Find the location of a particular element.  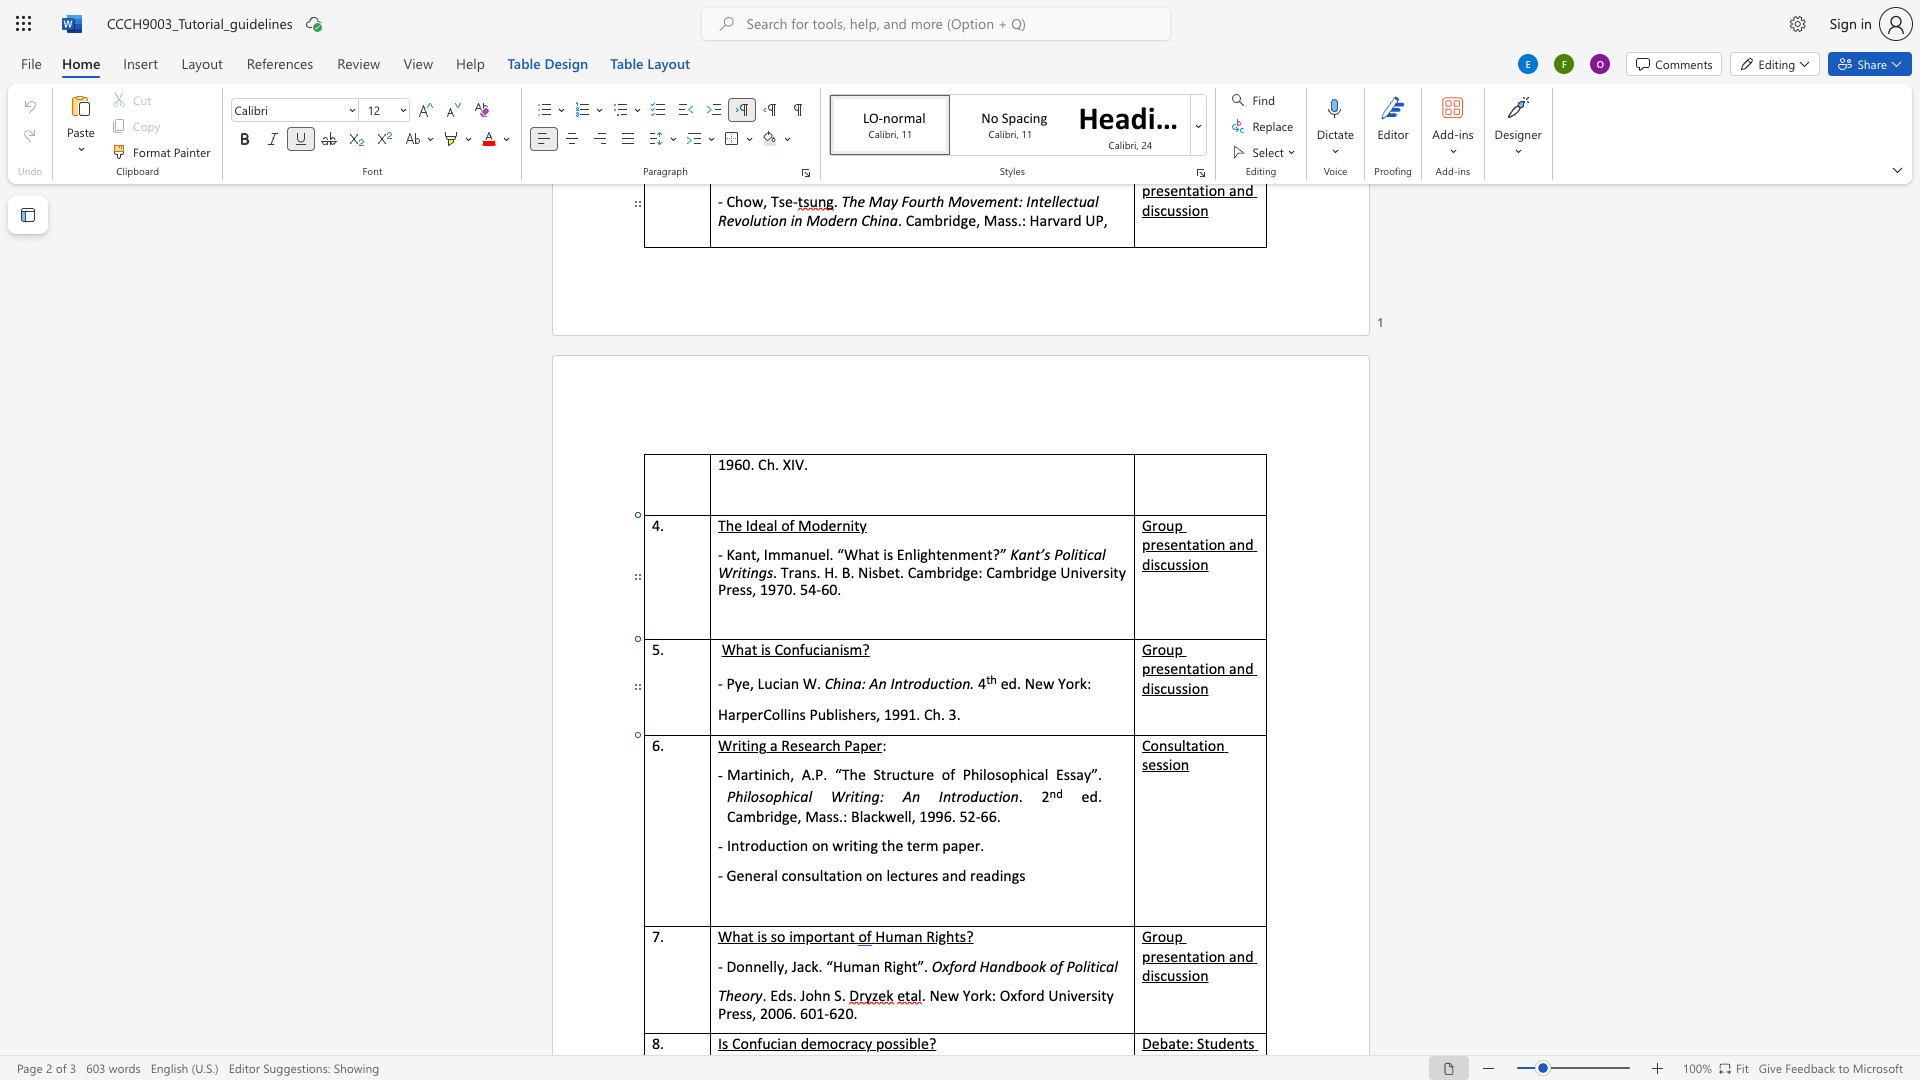

the space between the continuous character "s" and "o" in the text is located at coordinates (1002, 773).